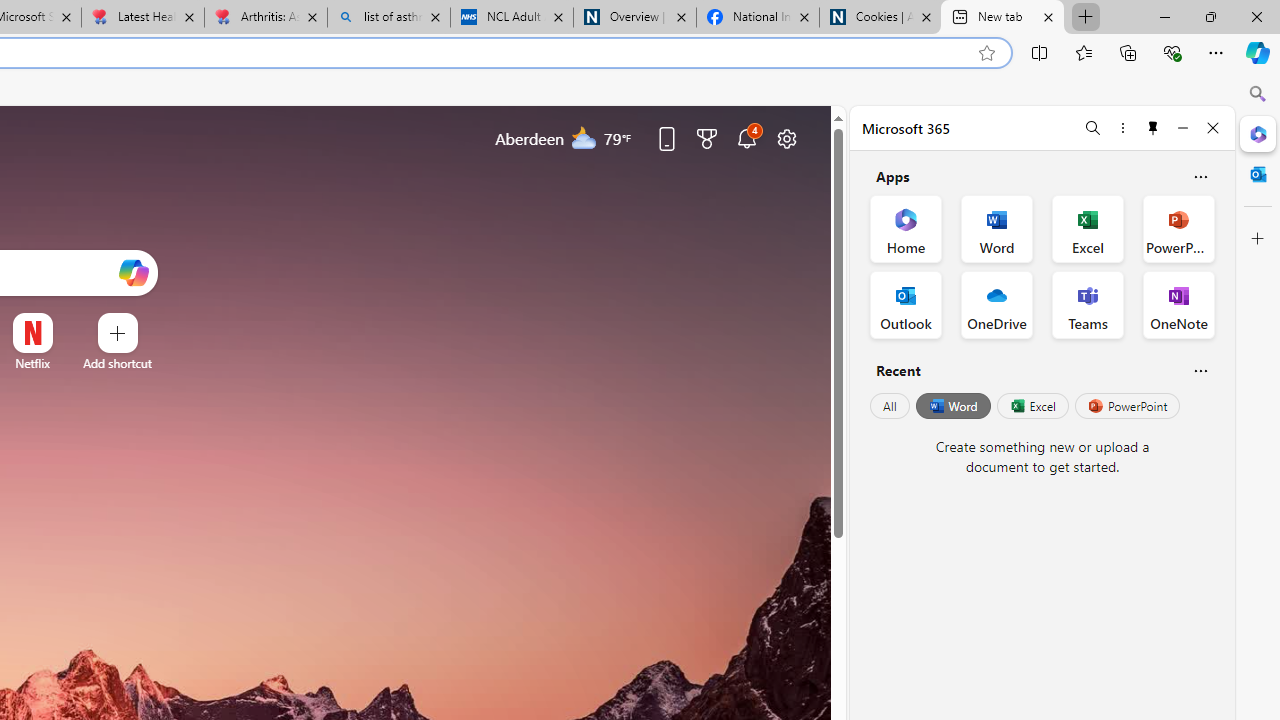 This screenshot has height=720, width=1280. Describe the element at coordinates (785, 137) in the screenshot. I see `'Page settings'` at that location.